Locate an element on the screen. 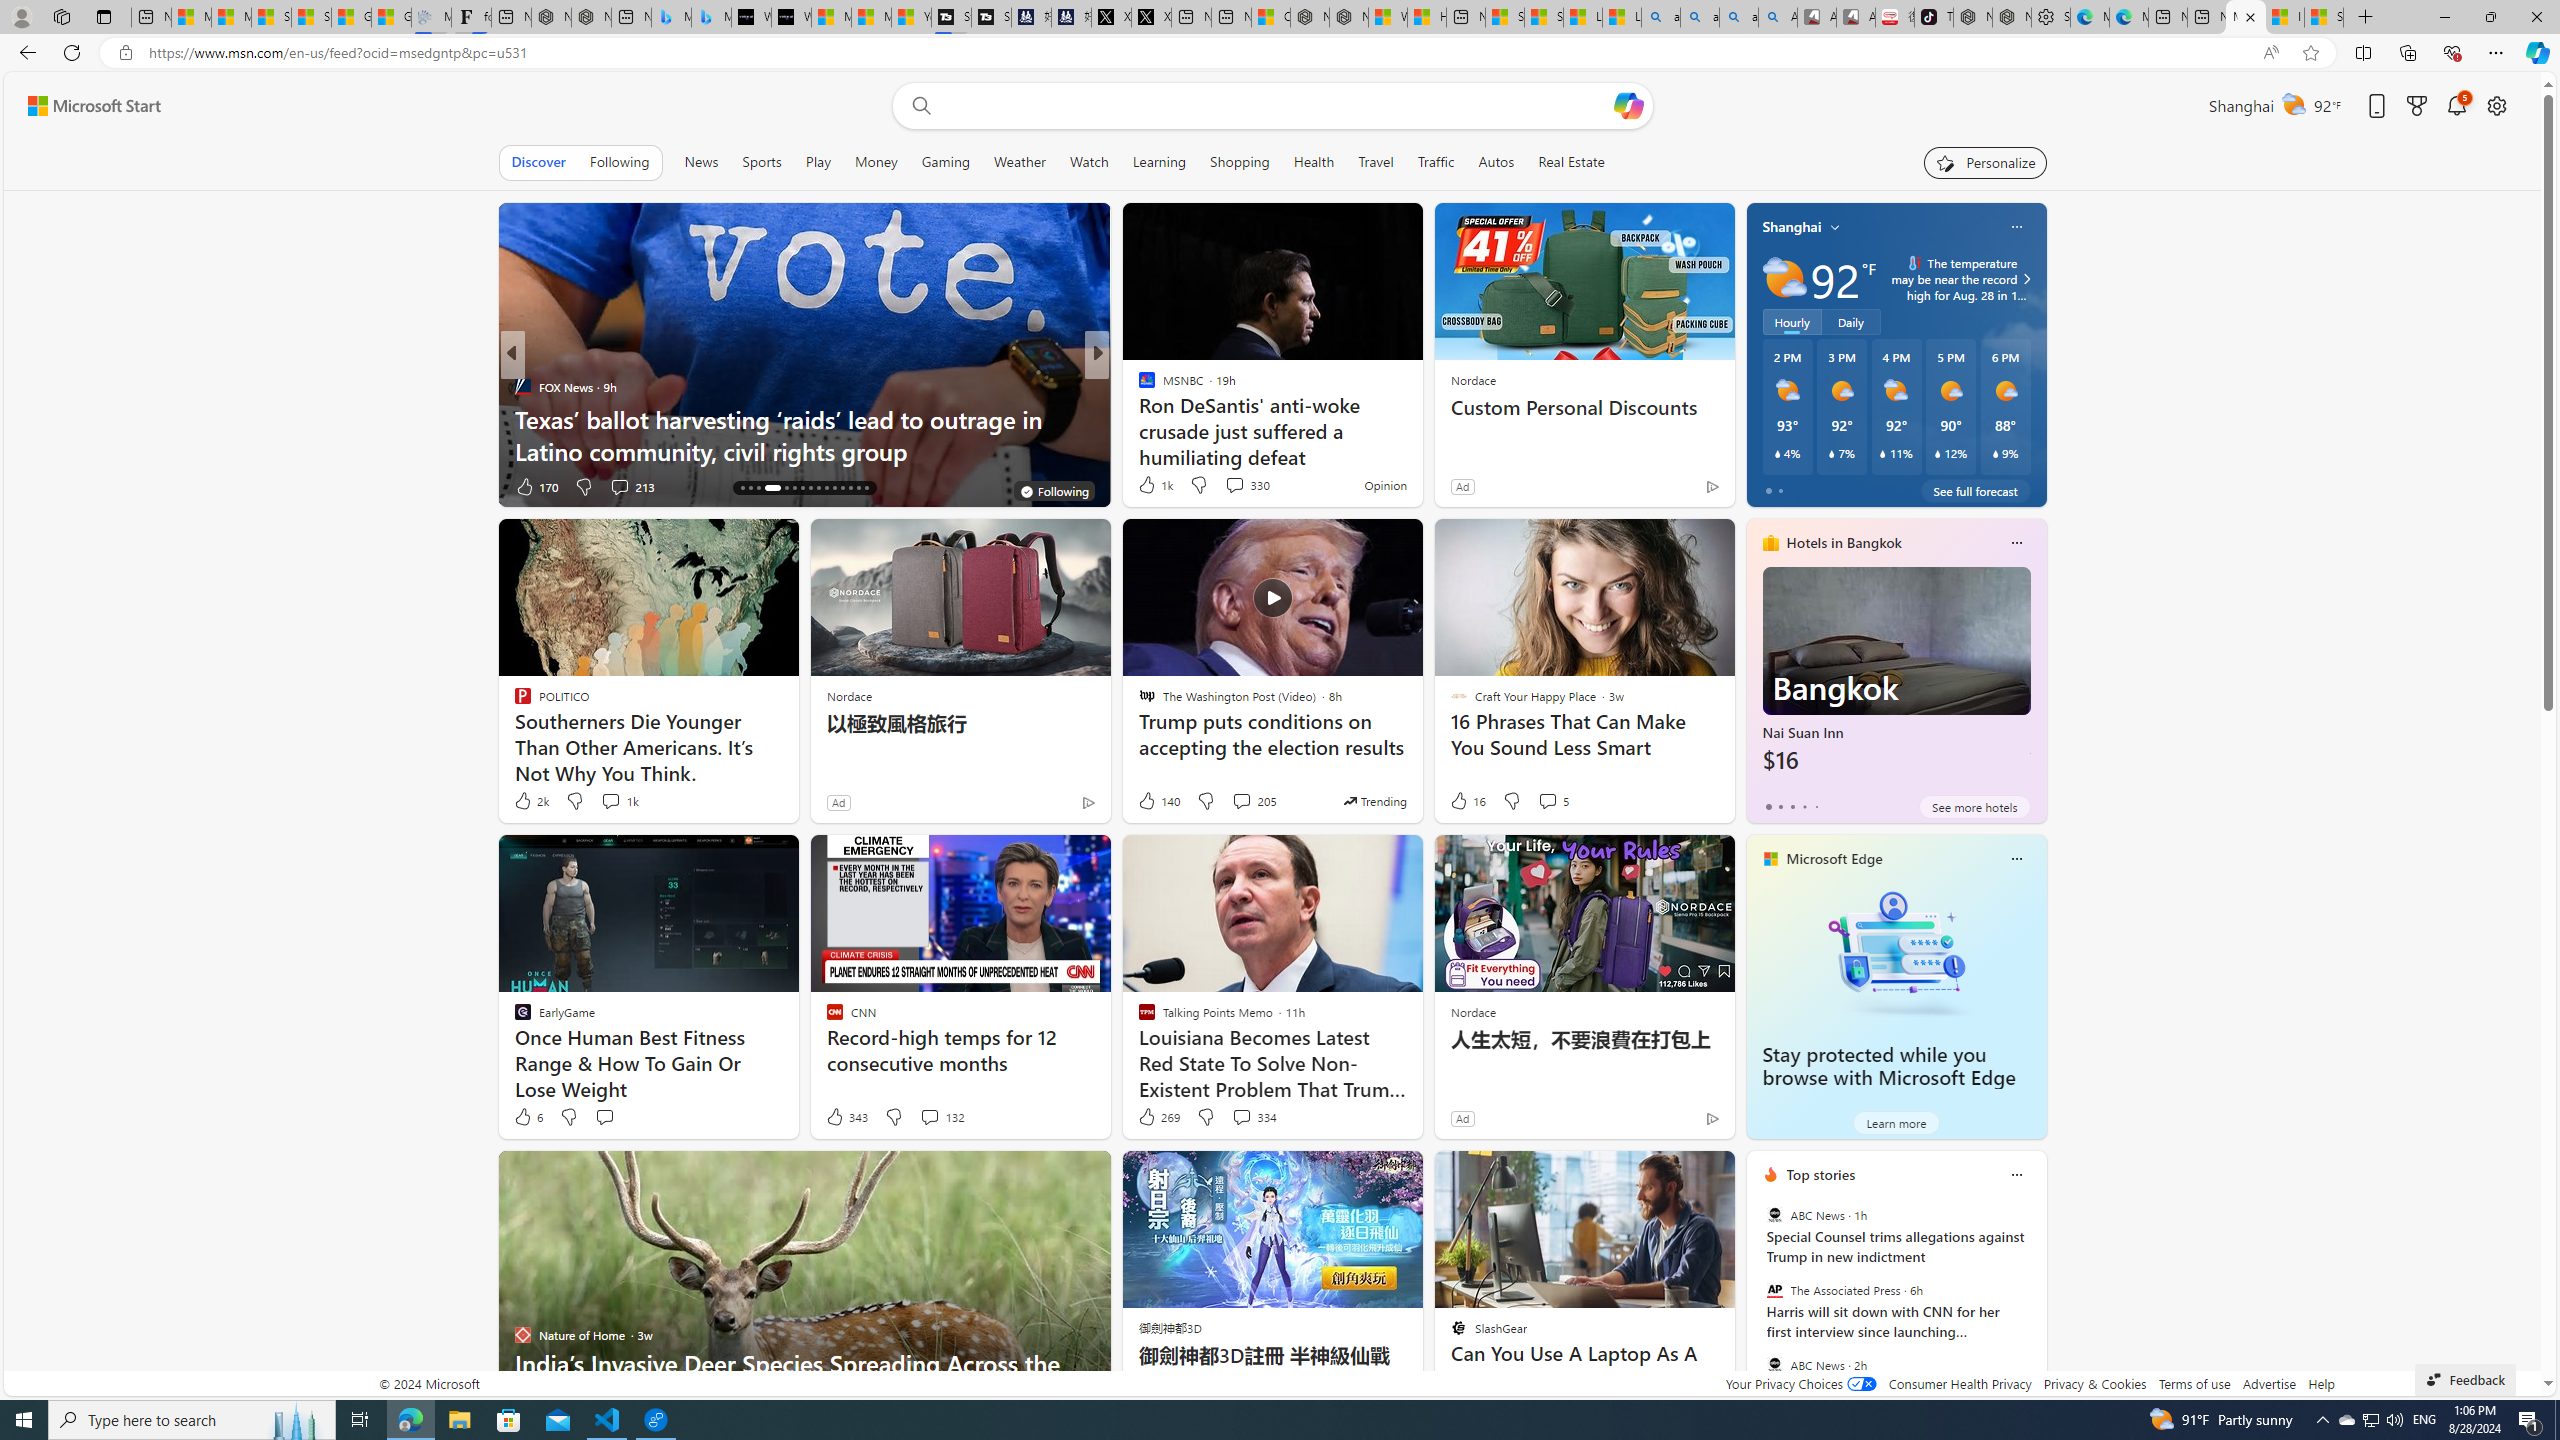  'You' is located at coordinates (1053, 490).